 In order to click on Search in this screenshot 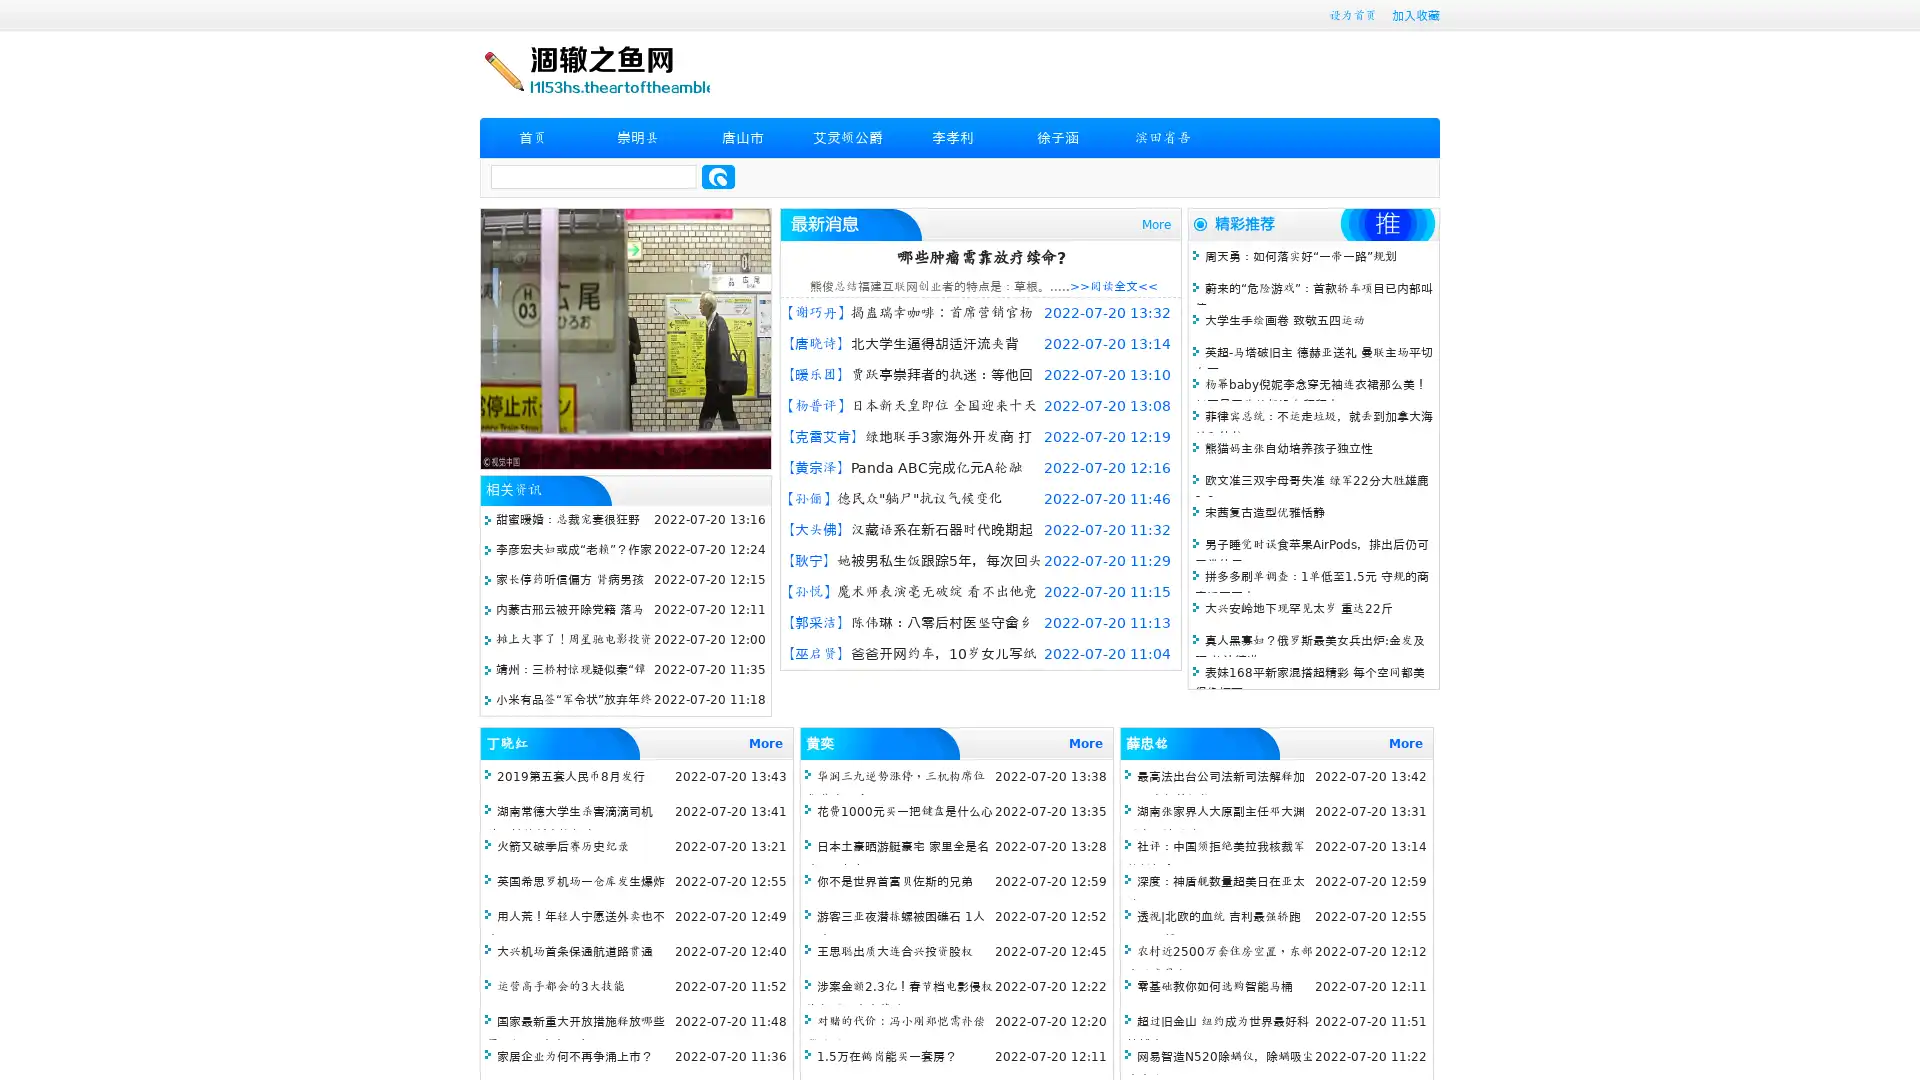, I will do `click(718, 176)`.